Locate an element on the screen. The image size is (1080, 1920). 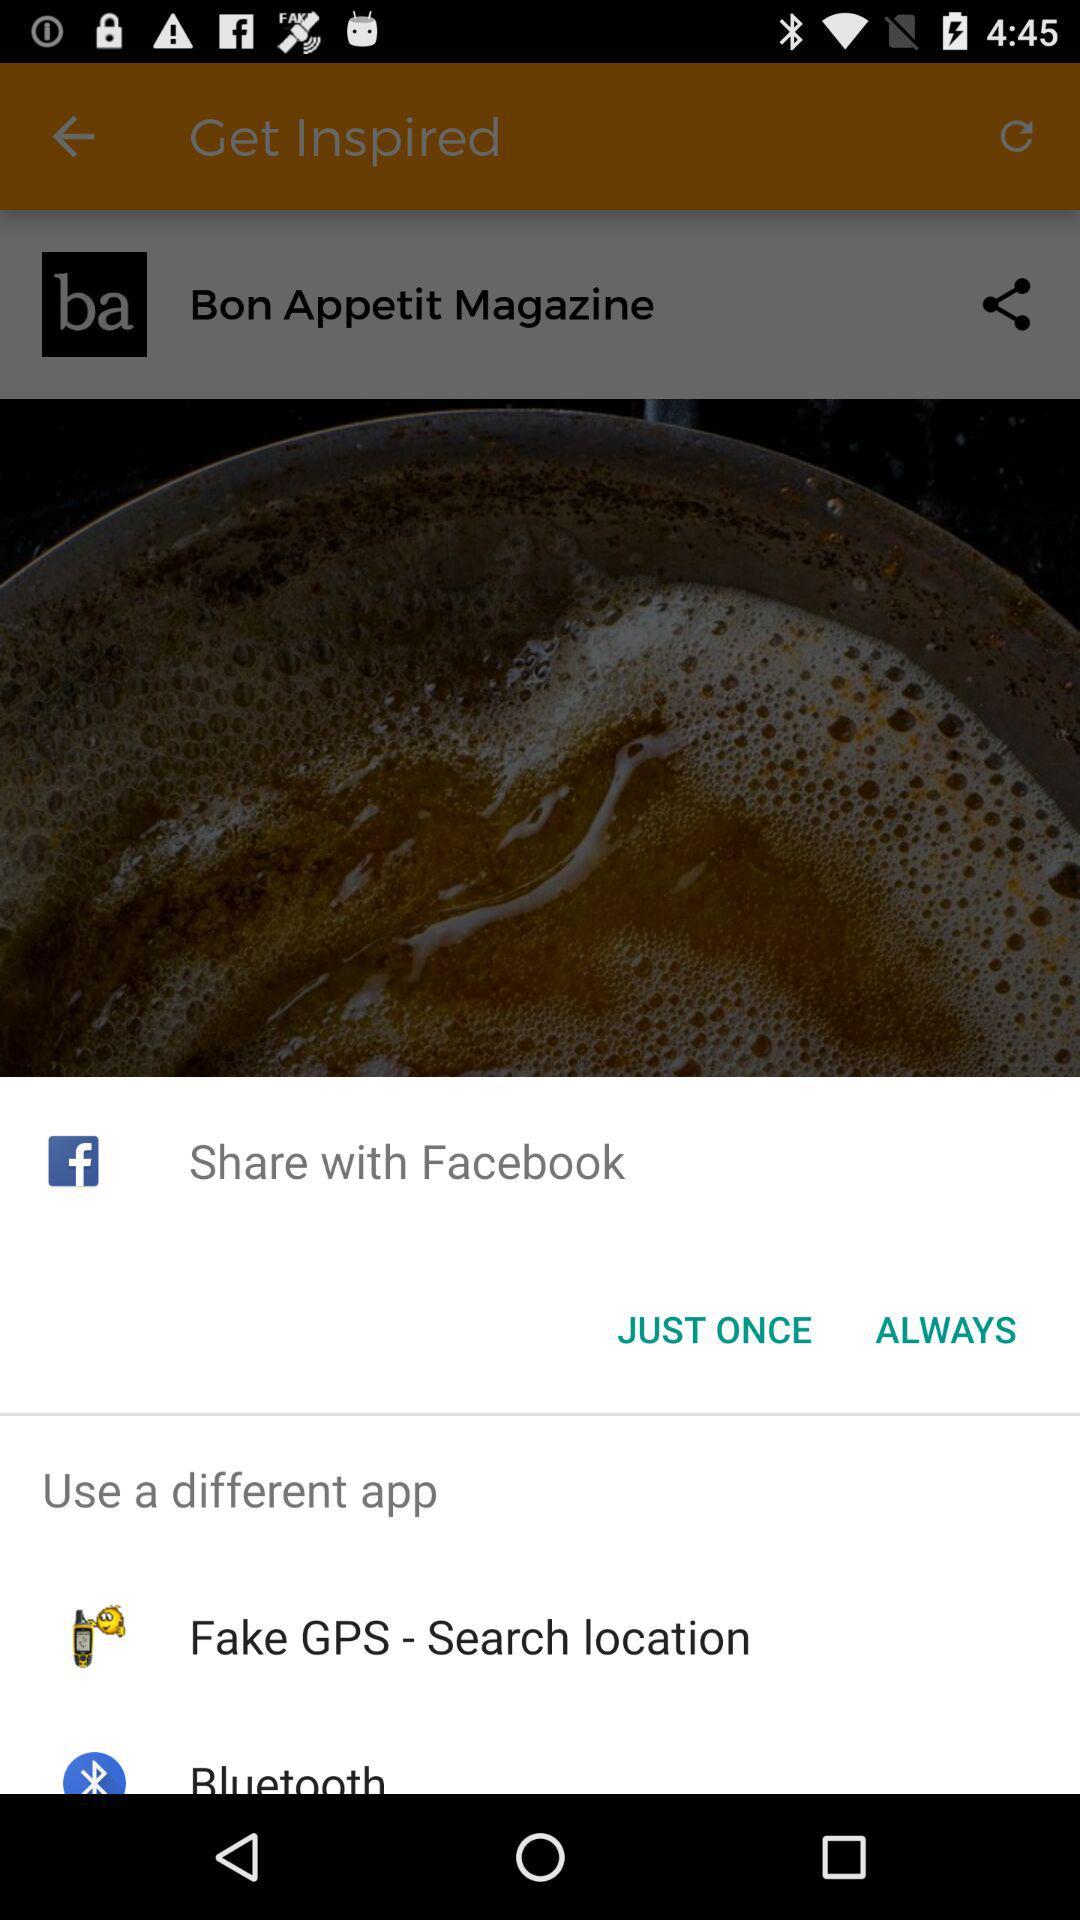
item above the fake gps search item is located at coordinates (540, 1489).